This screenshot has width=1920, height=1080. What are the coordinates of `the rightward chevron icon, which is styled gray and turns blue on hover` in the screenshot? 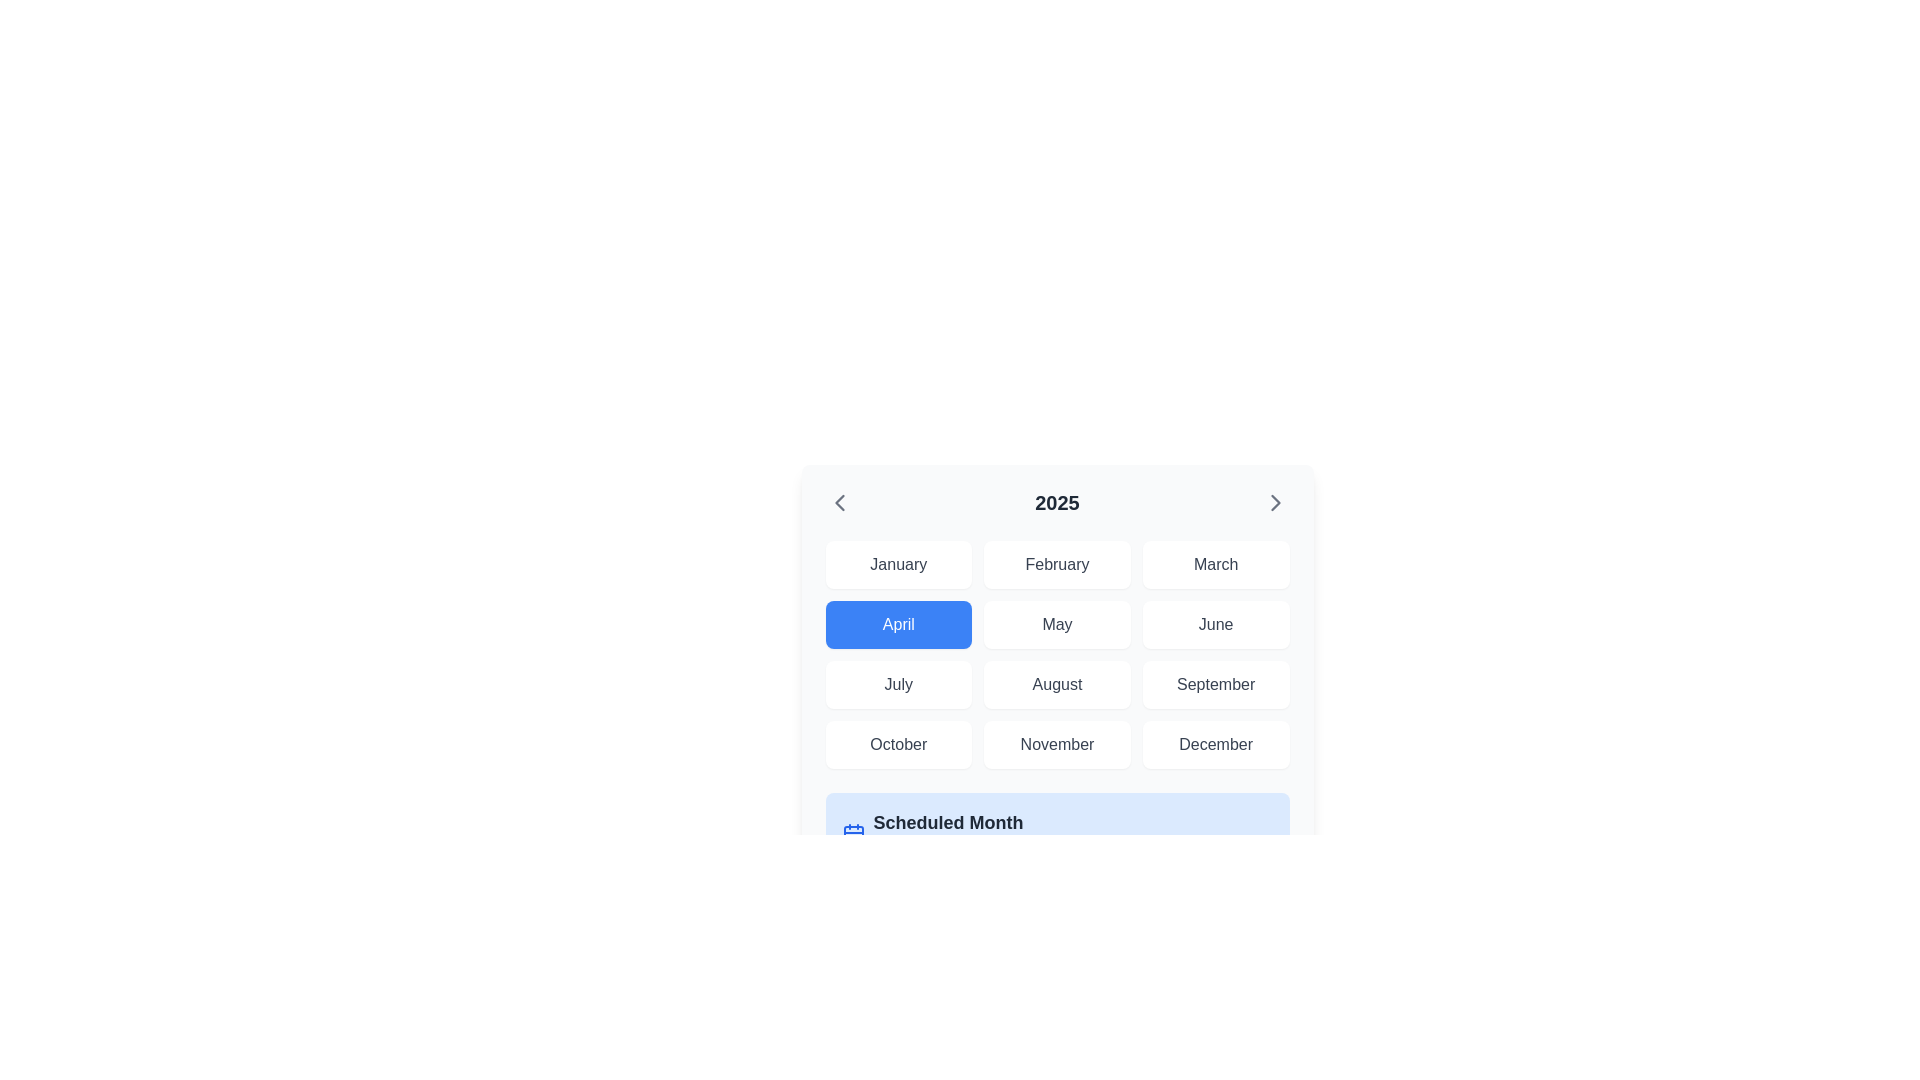 It's located at (1274, 501).